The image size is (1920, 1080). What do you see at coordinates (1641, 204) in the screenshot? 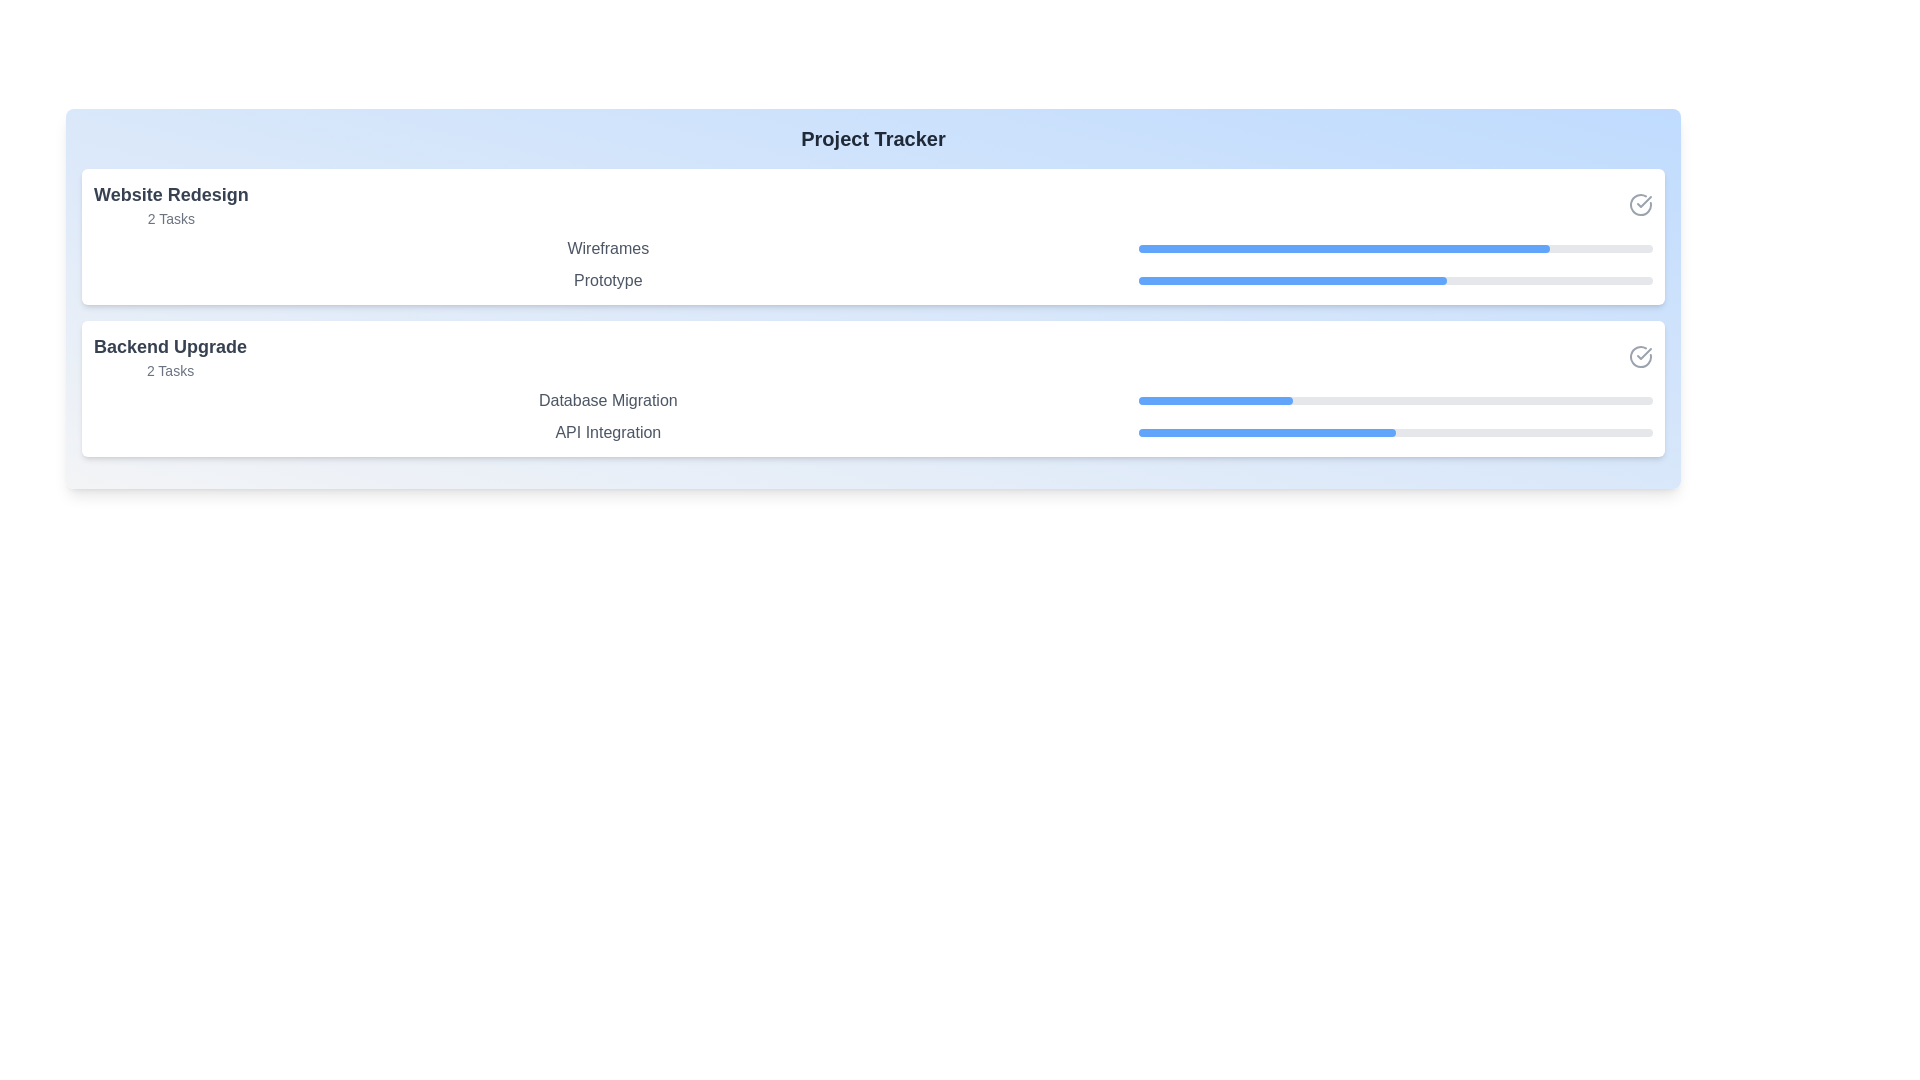
I see `the circled checkmark icon located on the right side of the 'Website Redesign' task group, which features a gray outline and a right-aligned checkmark` at bounding box center [1641, 204].